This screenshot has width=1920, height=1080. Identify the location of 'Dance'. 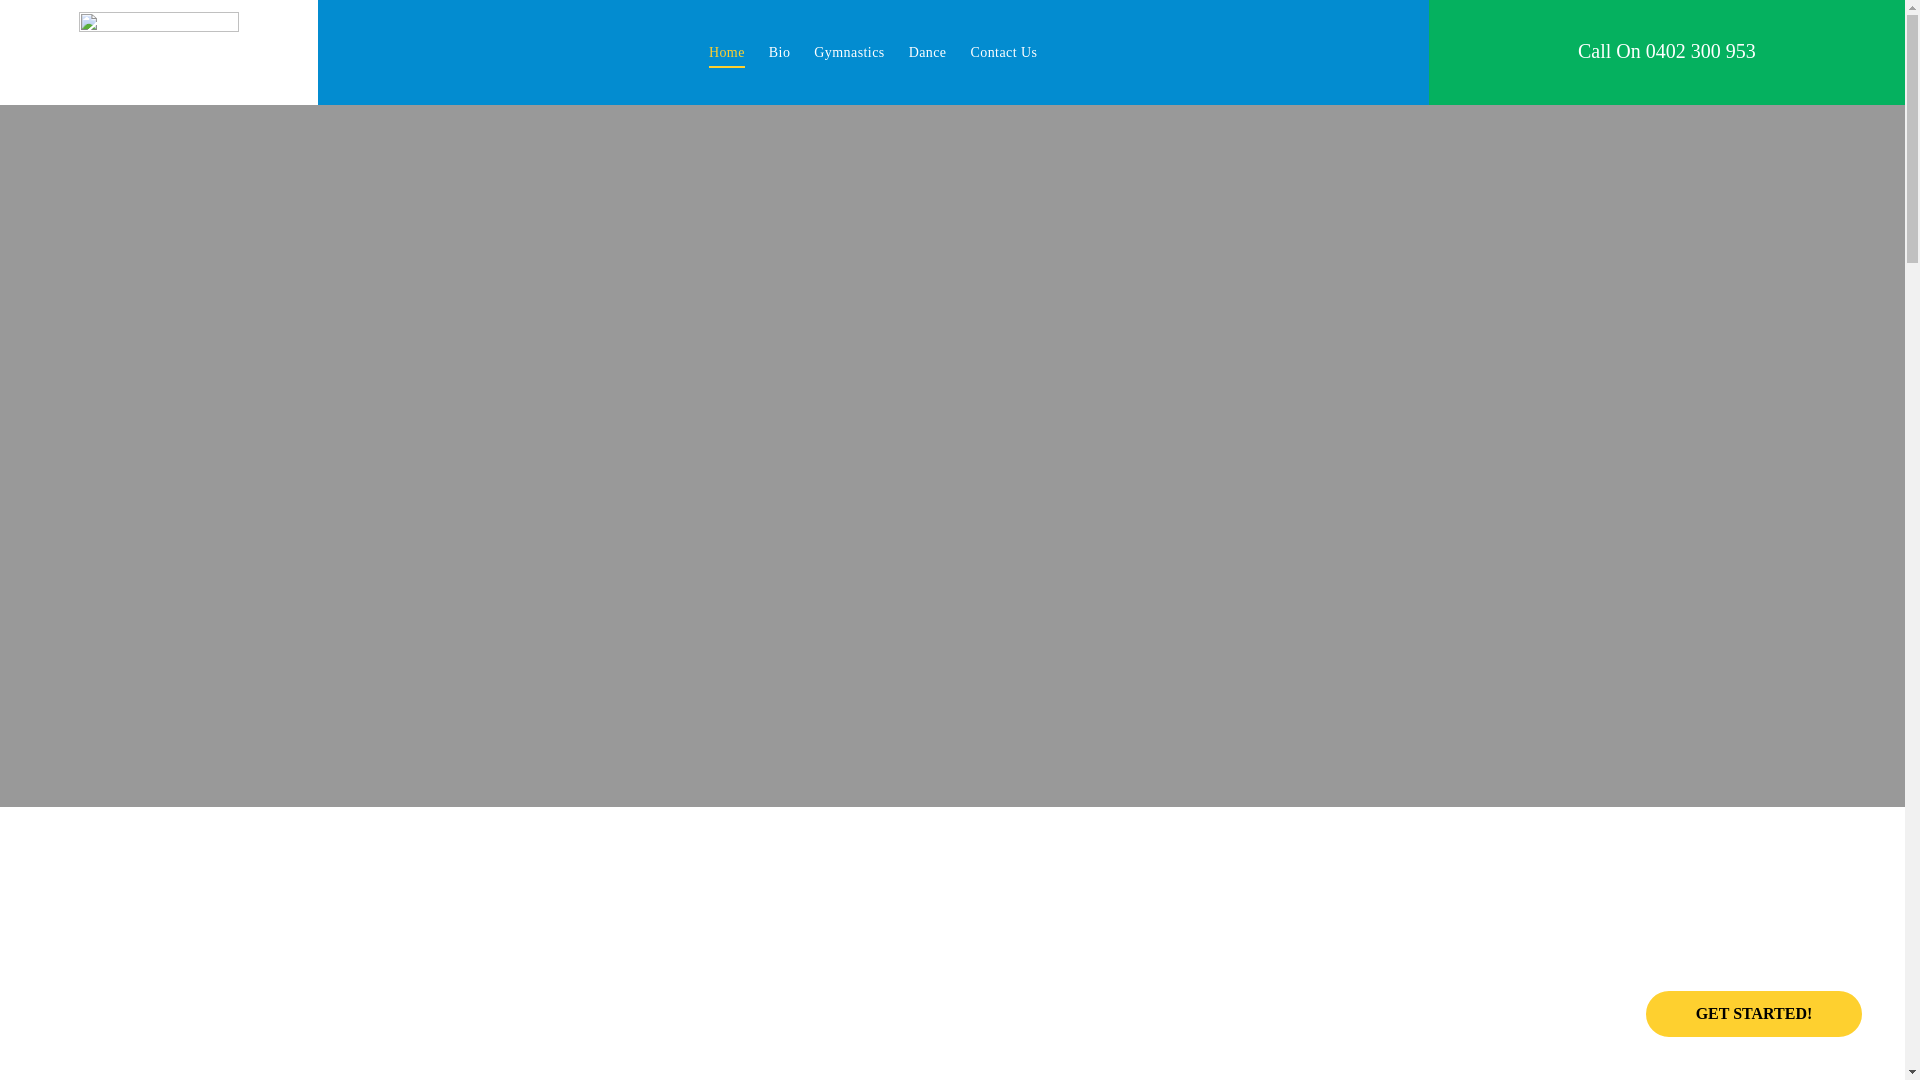
(926, 51).